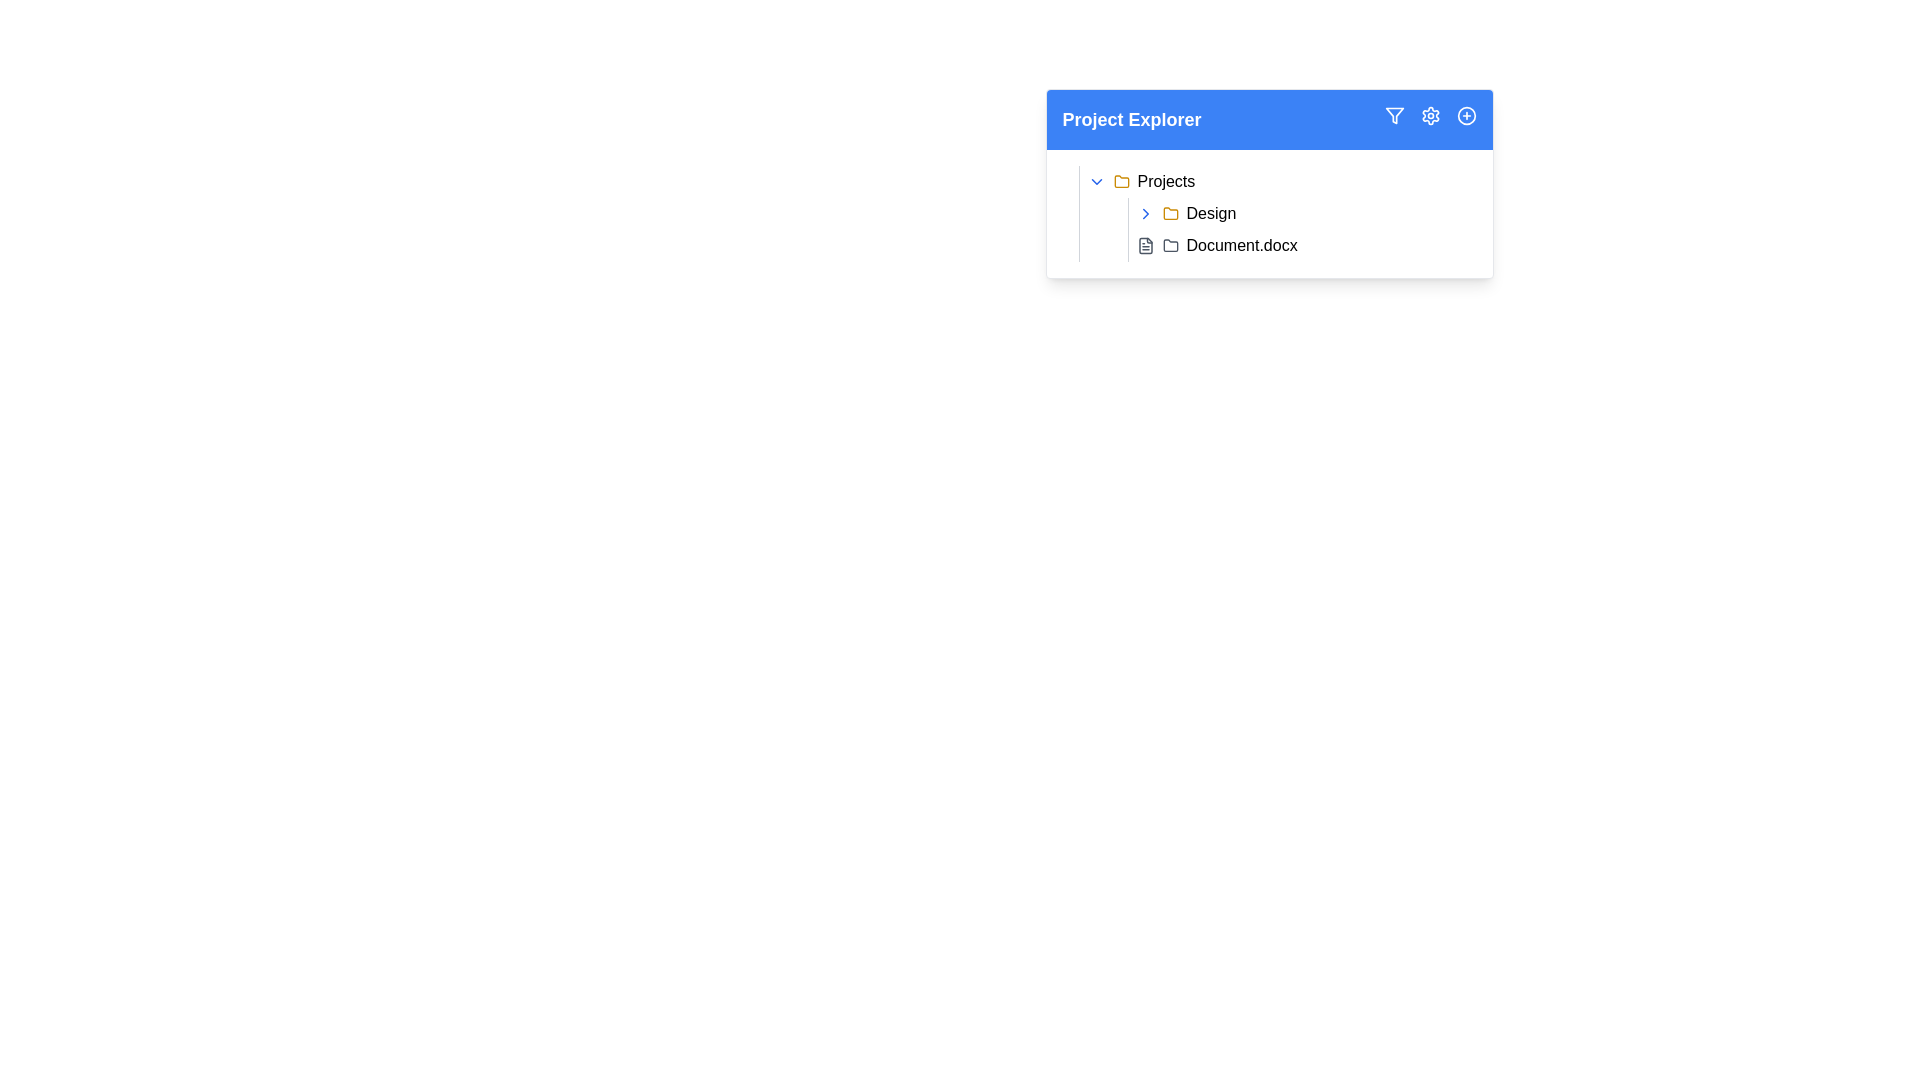 This screenshot has height=1080, width=1920. What do you see at coordinates (1429, 115) in the screenshot?
I see `the gear-shaped icon with a circular outline on the blue background` at bounding box center [1429, 115].